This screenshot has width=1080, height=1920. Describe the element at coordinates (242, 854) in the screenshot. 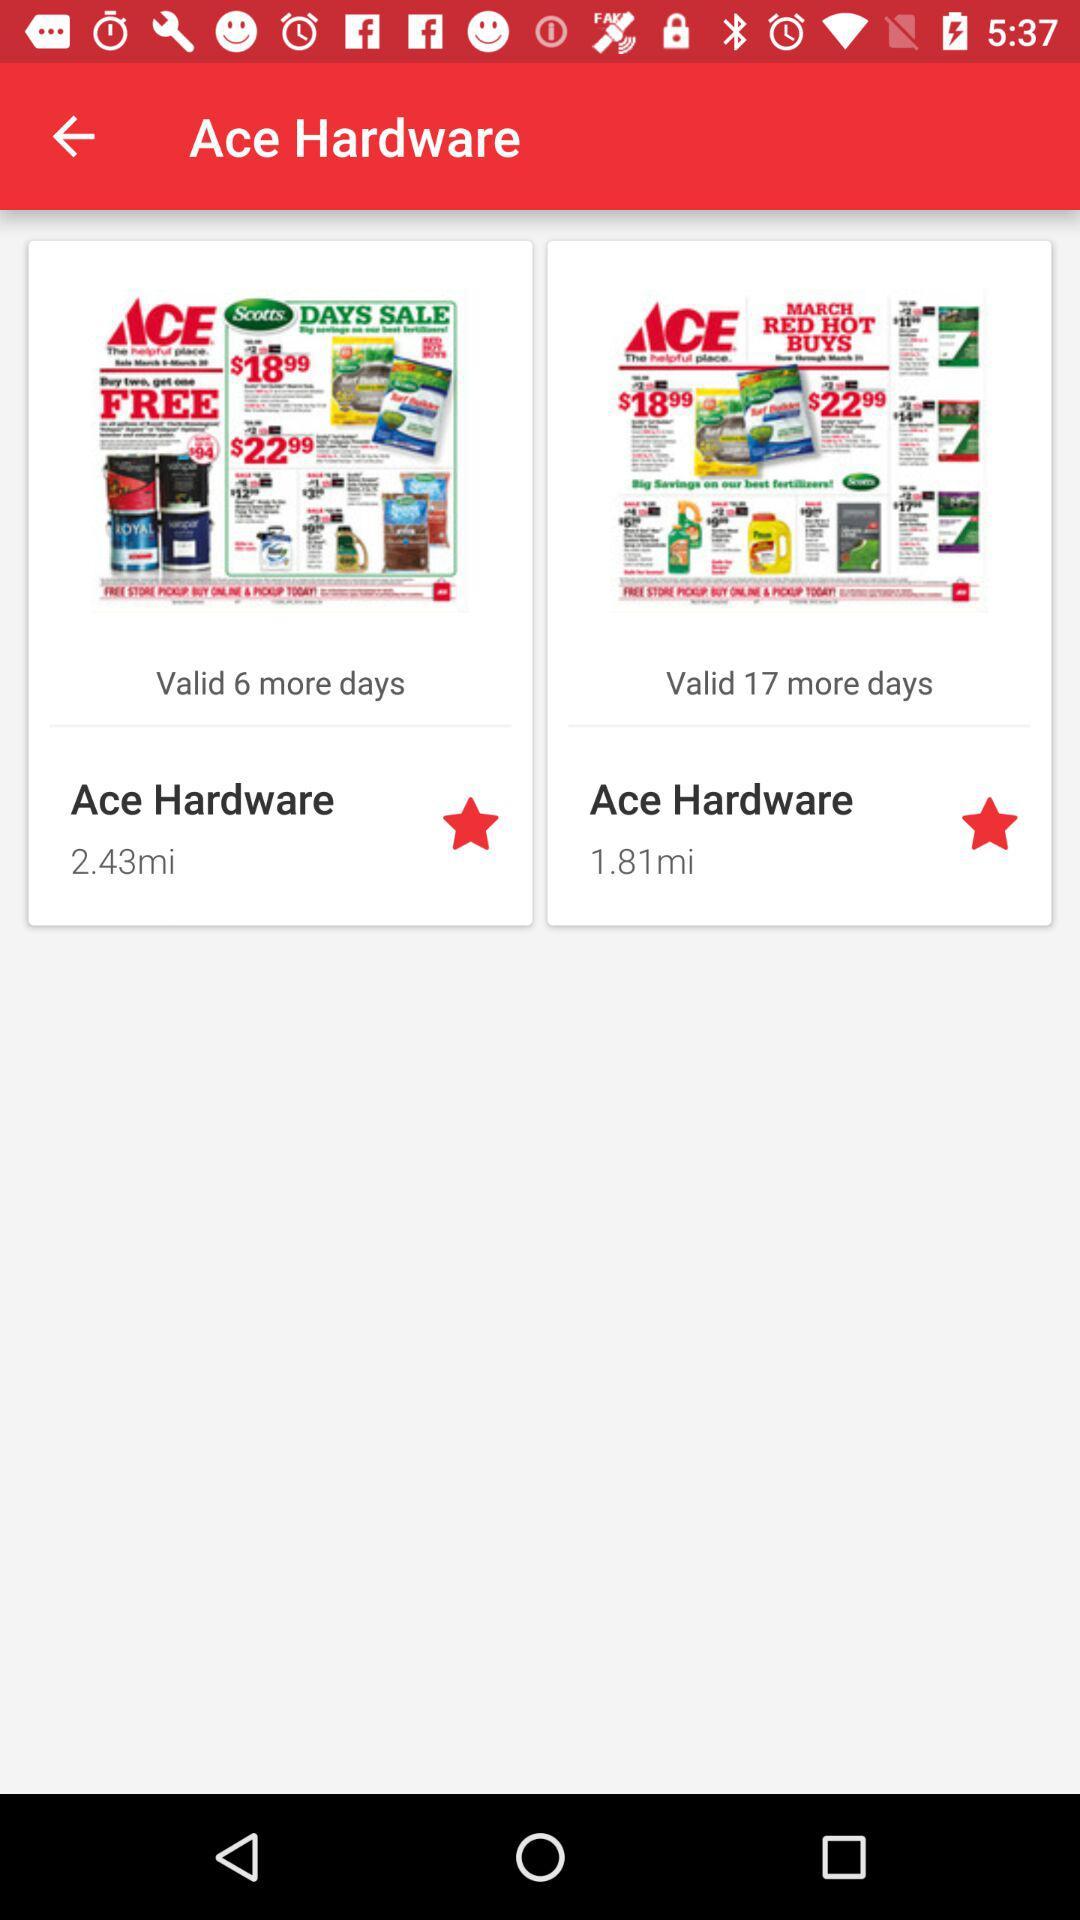

I see `icon below the ace hardware` at that location.